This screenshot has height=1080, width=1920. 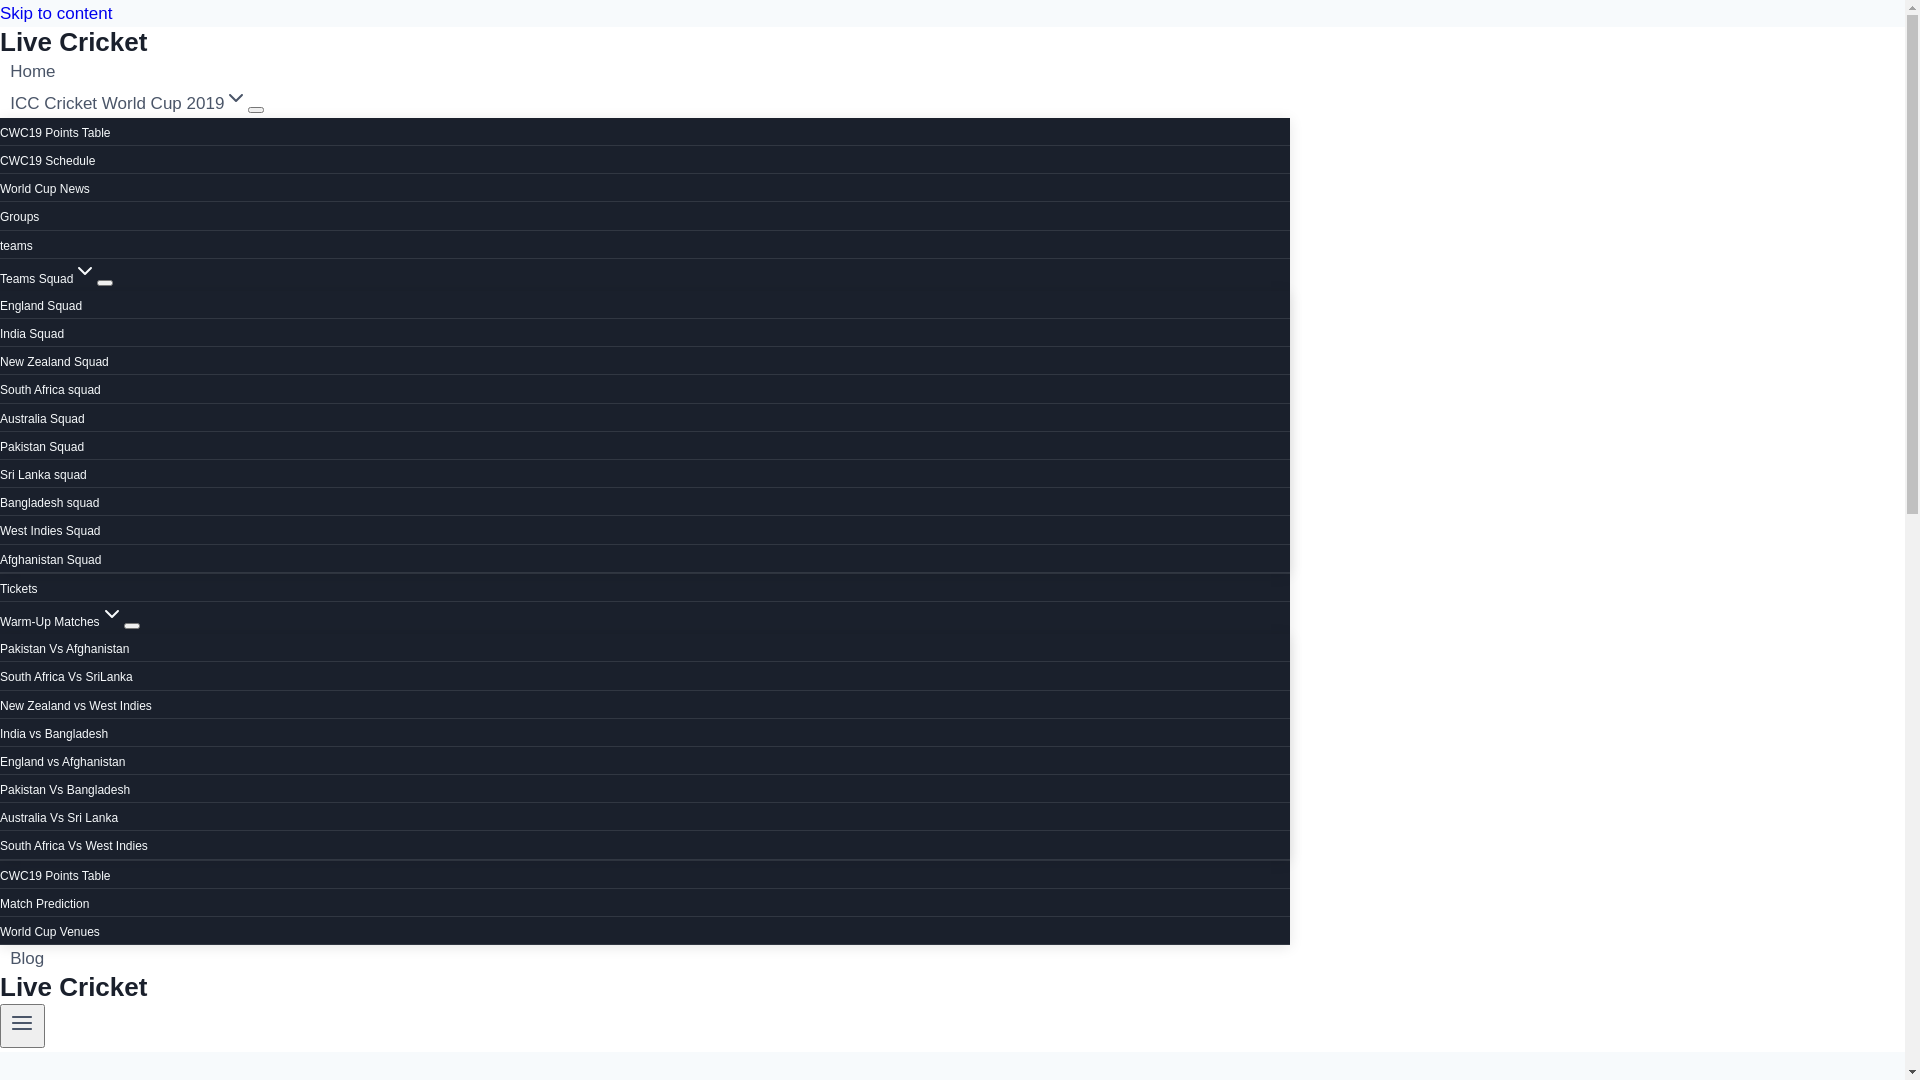 I want to click on 'Tickets', so click(x=0, y=588).